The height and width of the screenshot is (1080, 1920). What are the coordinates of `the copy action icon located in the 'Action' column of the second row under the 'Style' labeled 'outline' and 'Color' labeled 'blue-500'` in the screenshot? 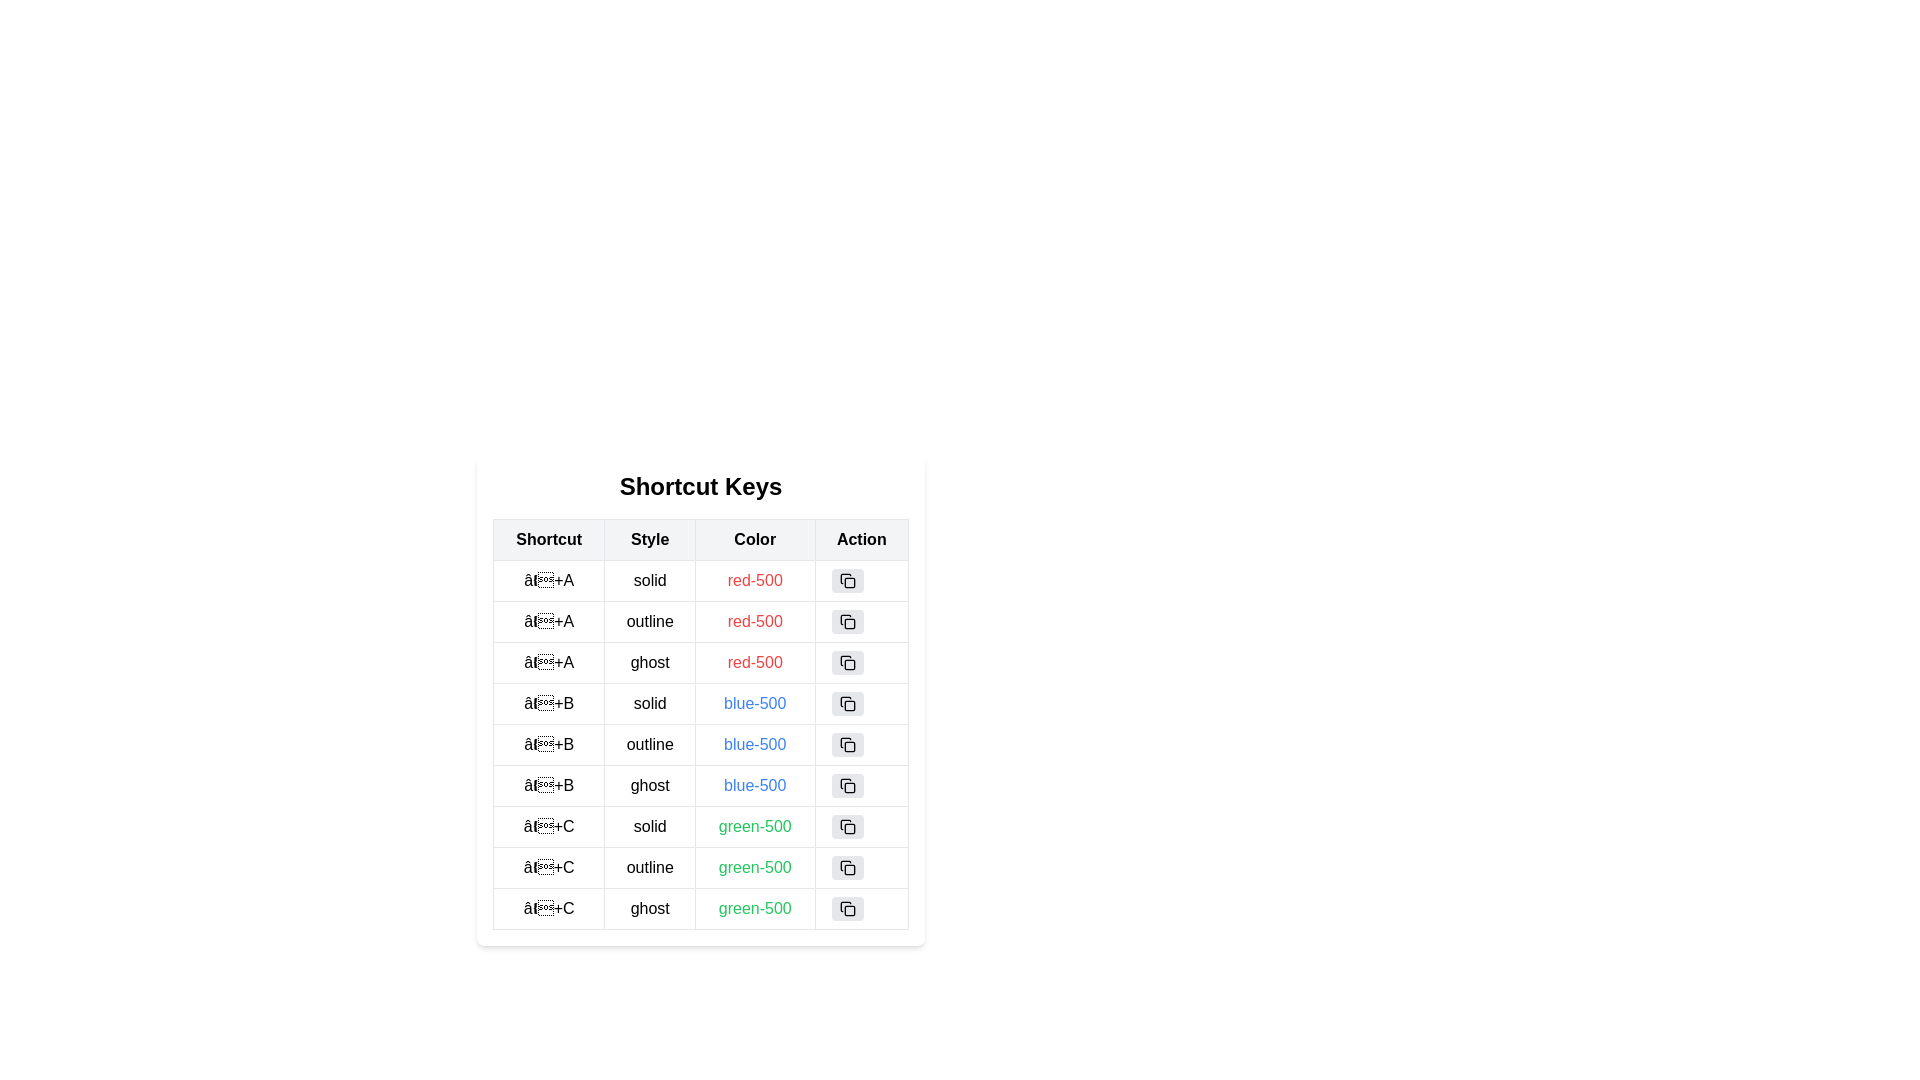 It's located at (847, 744).